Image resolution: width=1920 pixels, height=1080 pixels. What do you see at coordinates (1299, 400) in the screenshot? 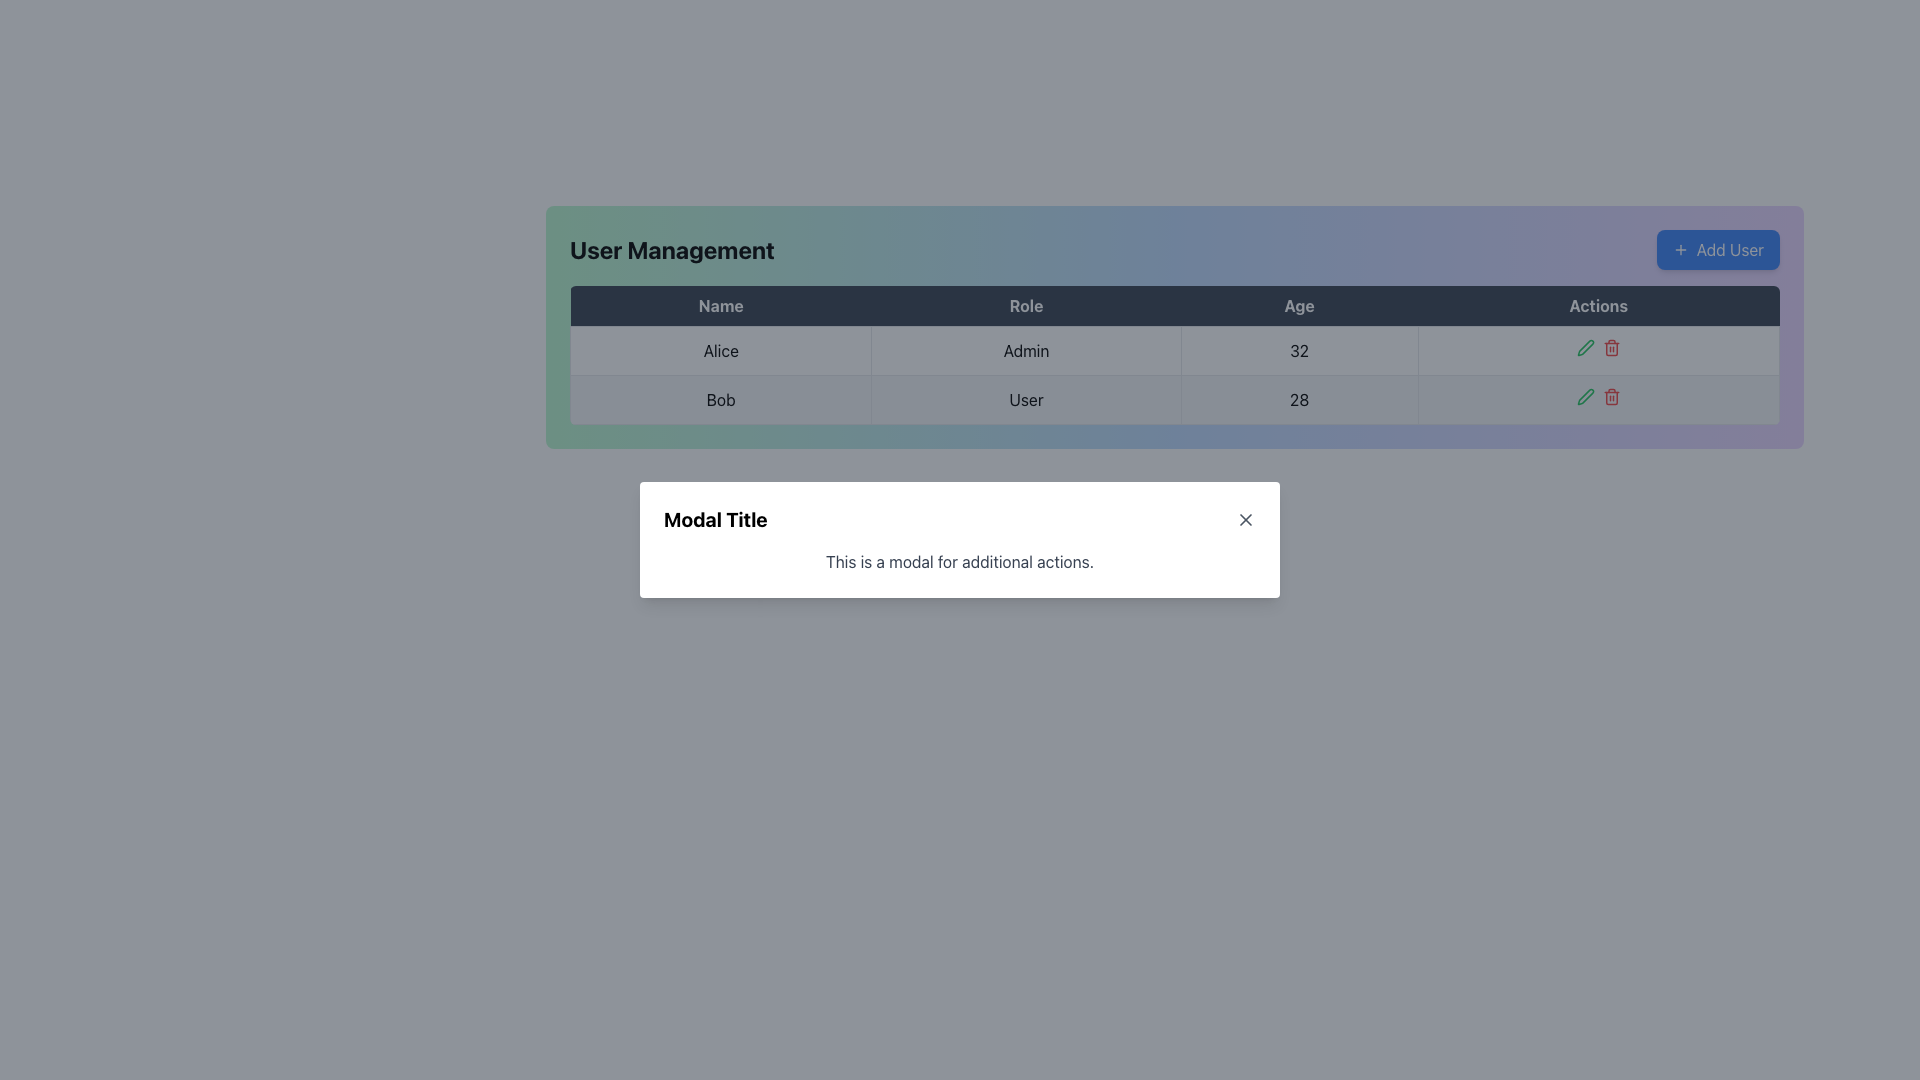
I see `the text label displaying the number '28' in the User Management table, located in the fourth column of the second row for User: Bob` at bounding box center [1299, 400].